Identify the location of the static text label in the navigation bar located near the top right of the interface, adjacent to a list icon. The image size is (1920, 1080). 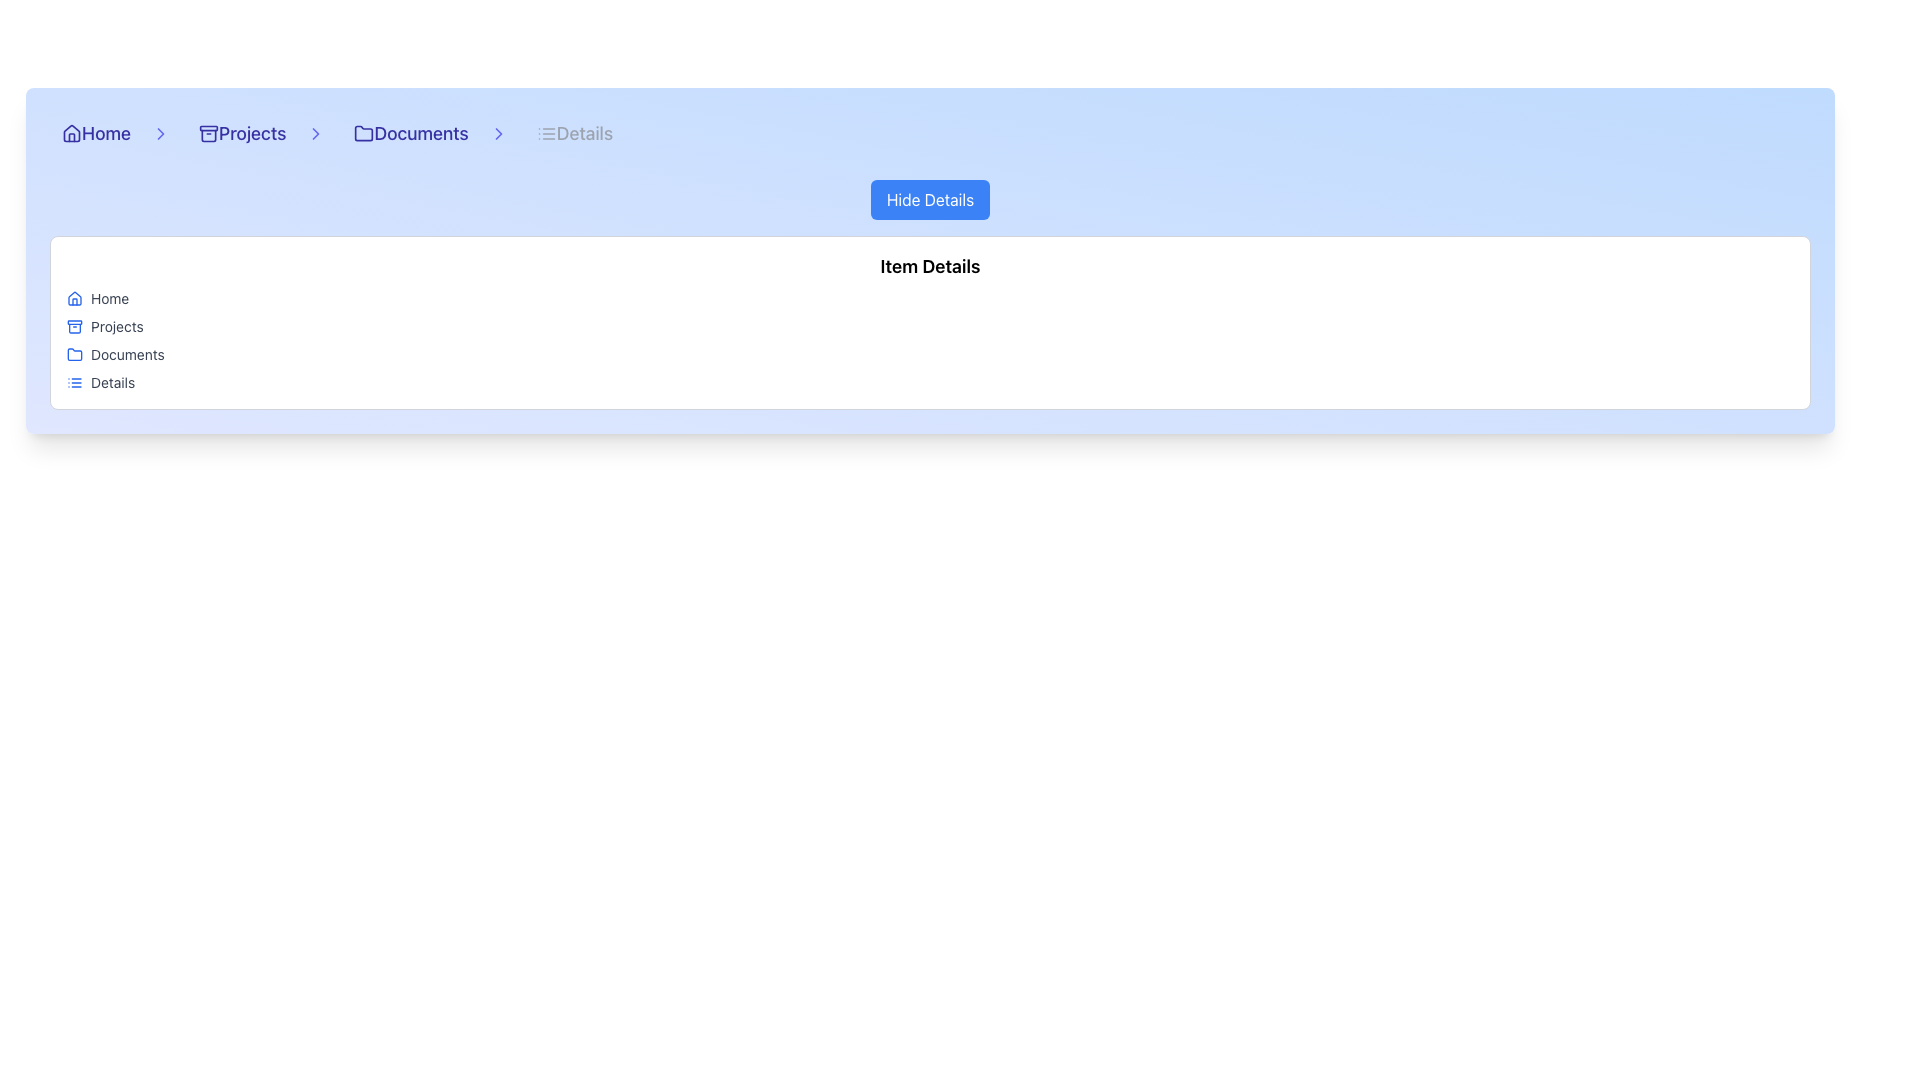
(583, 134).